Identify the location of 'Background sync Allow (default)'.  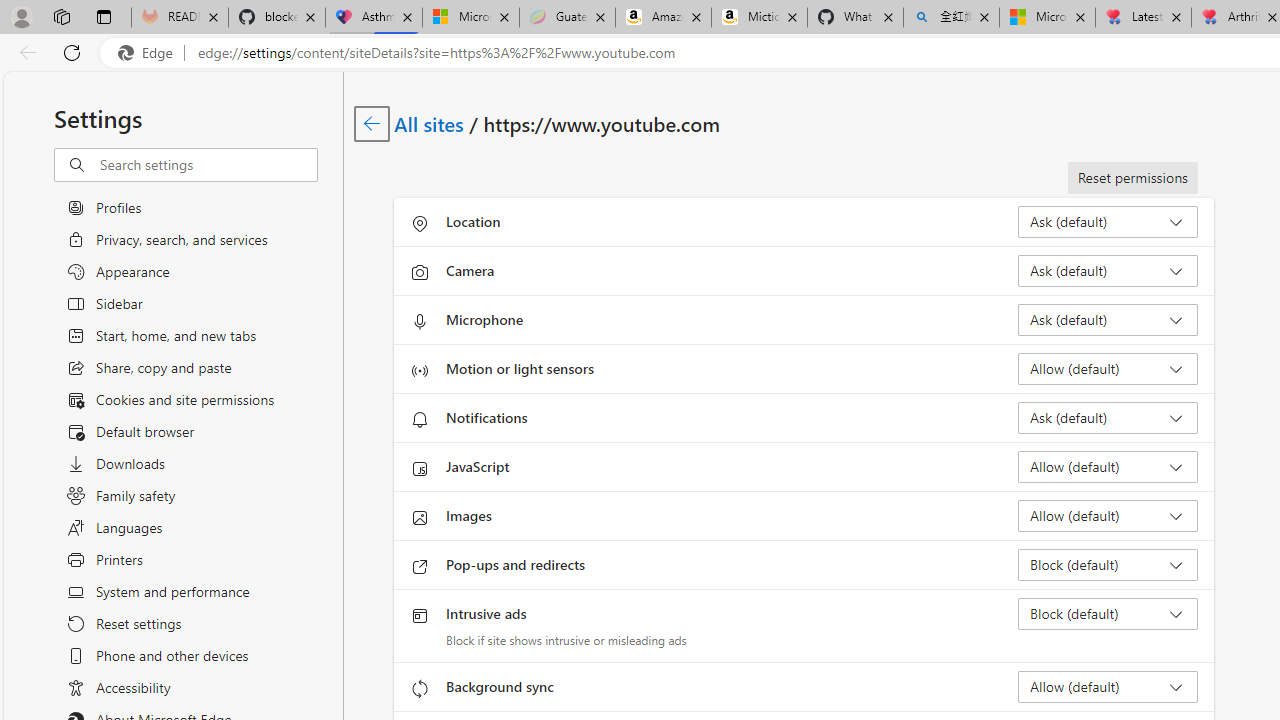
(1106, 685).